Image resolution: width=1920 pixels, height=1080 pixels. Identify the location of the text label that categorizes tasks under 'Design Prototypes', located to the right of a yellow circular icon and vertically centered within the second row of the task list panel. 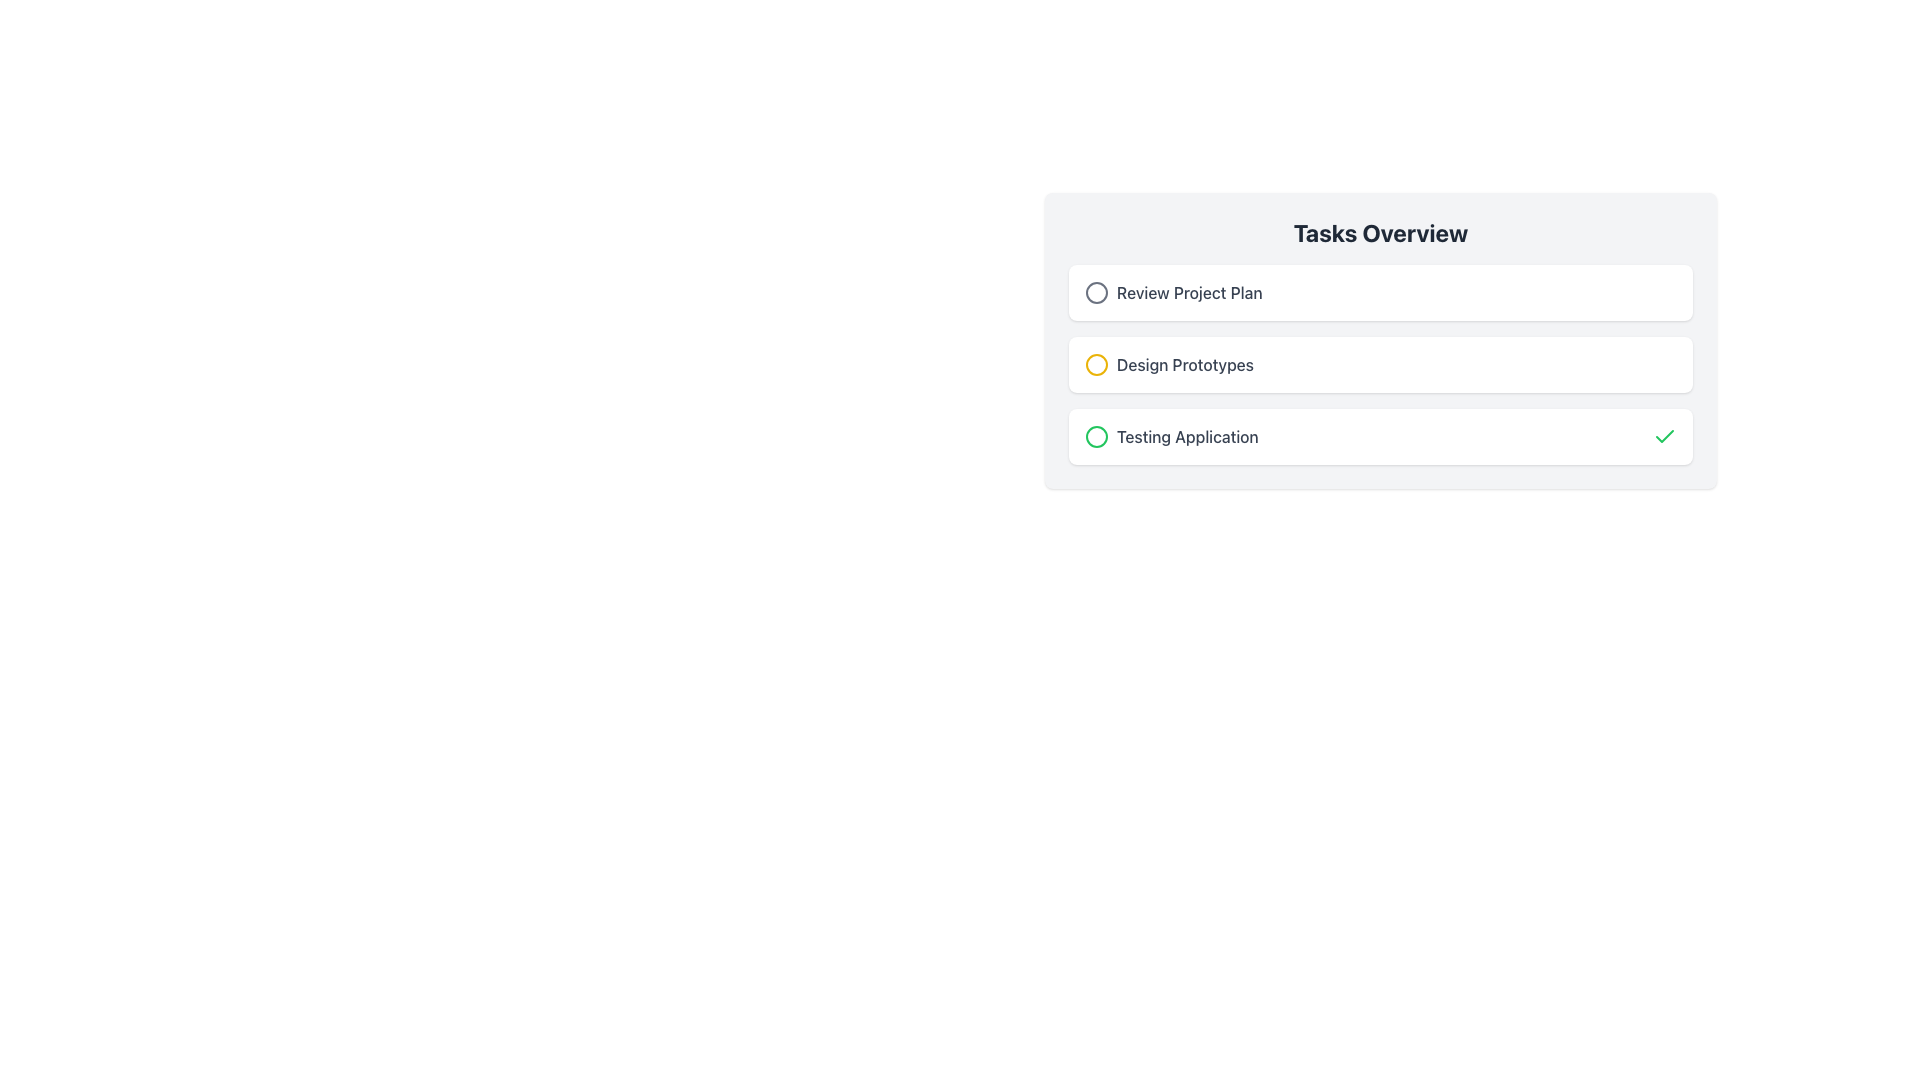
(1185, 365).